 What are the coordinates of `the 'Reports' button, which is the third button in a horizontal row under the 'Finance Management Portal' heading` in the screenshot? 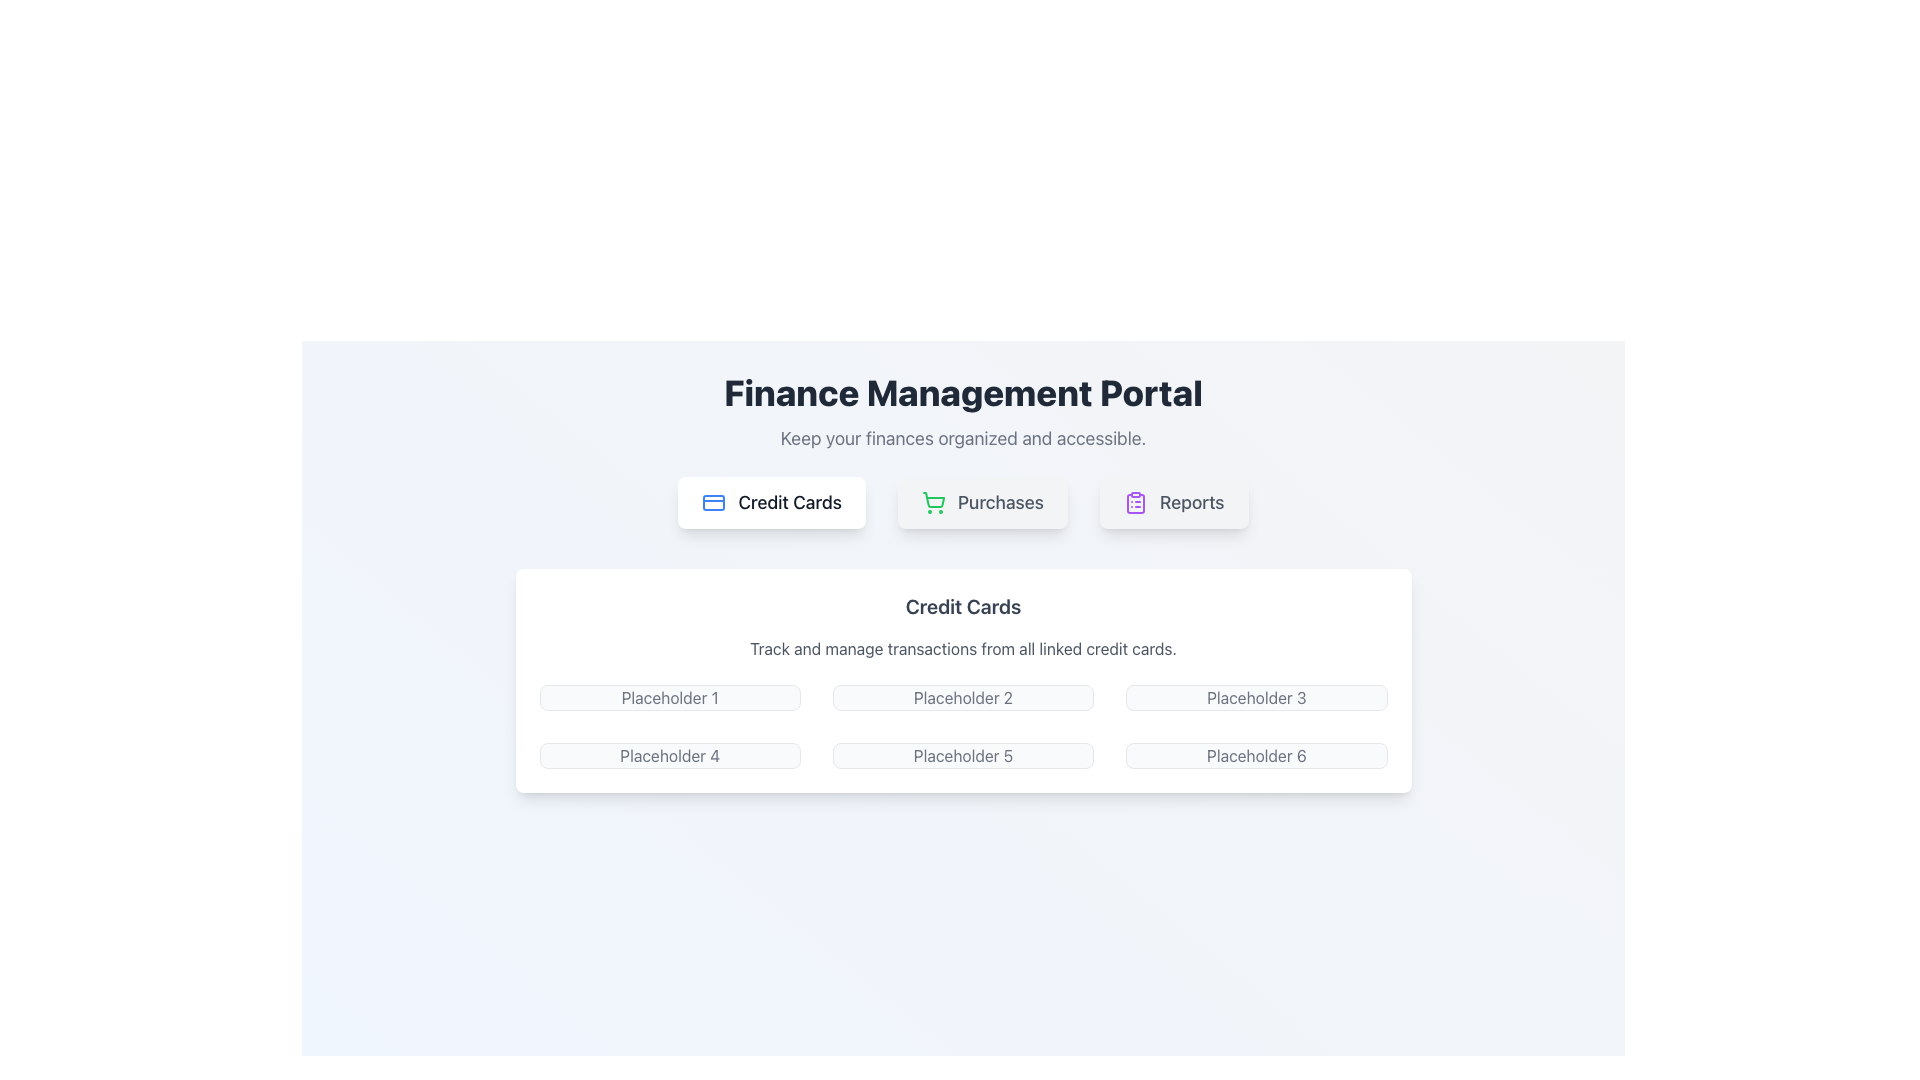 It's located at (1174, 501).